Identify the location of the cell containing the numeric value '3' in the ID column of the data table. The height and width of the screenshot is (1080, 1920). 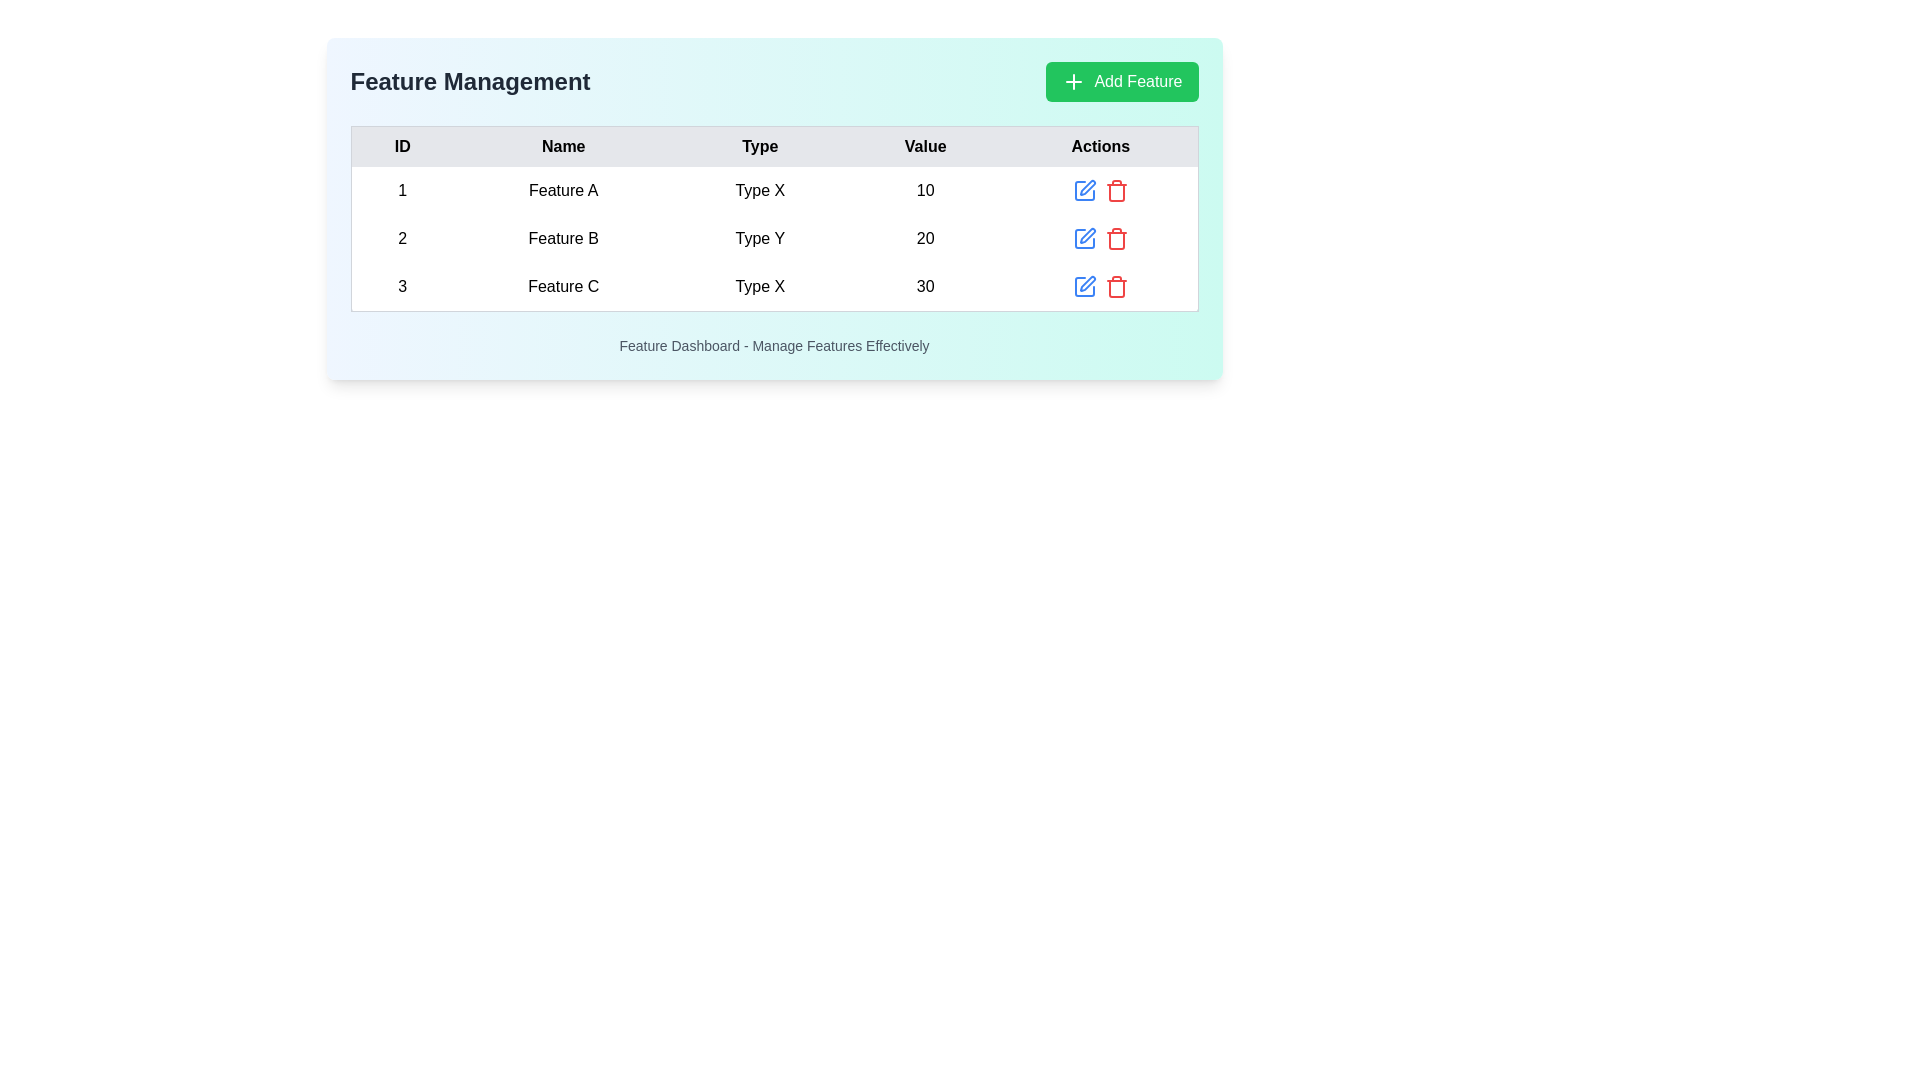
(401, 287).